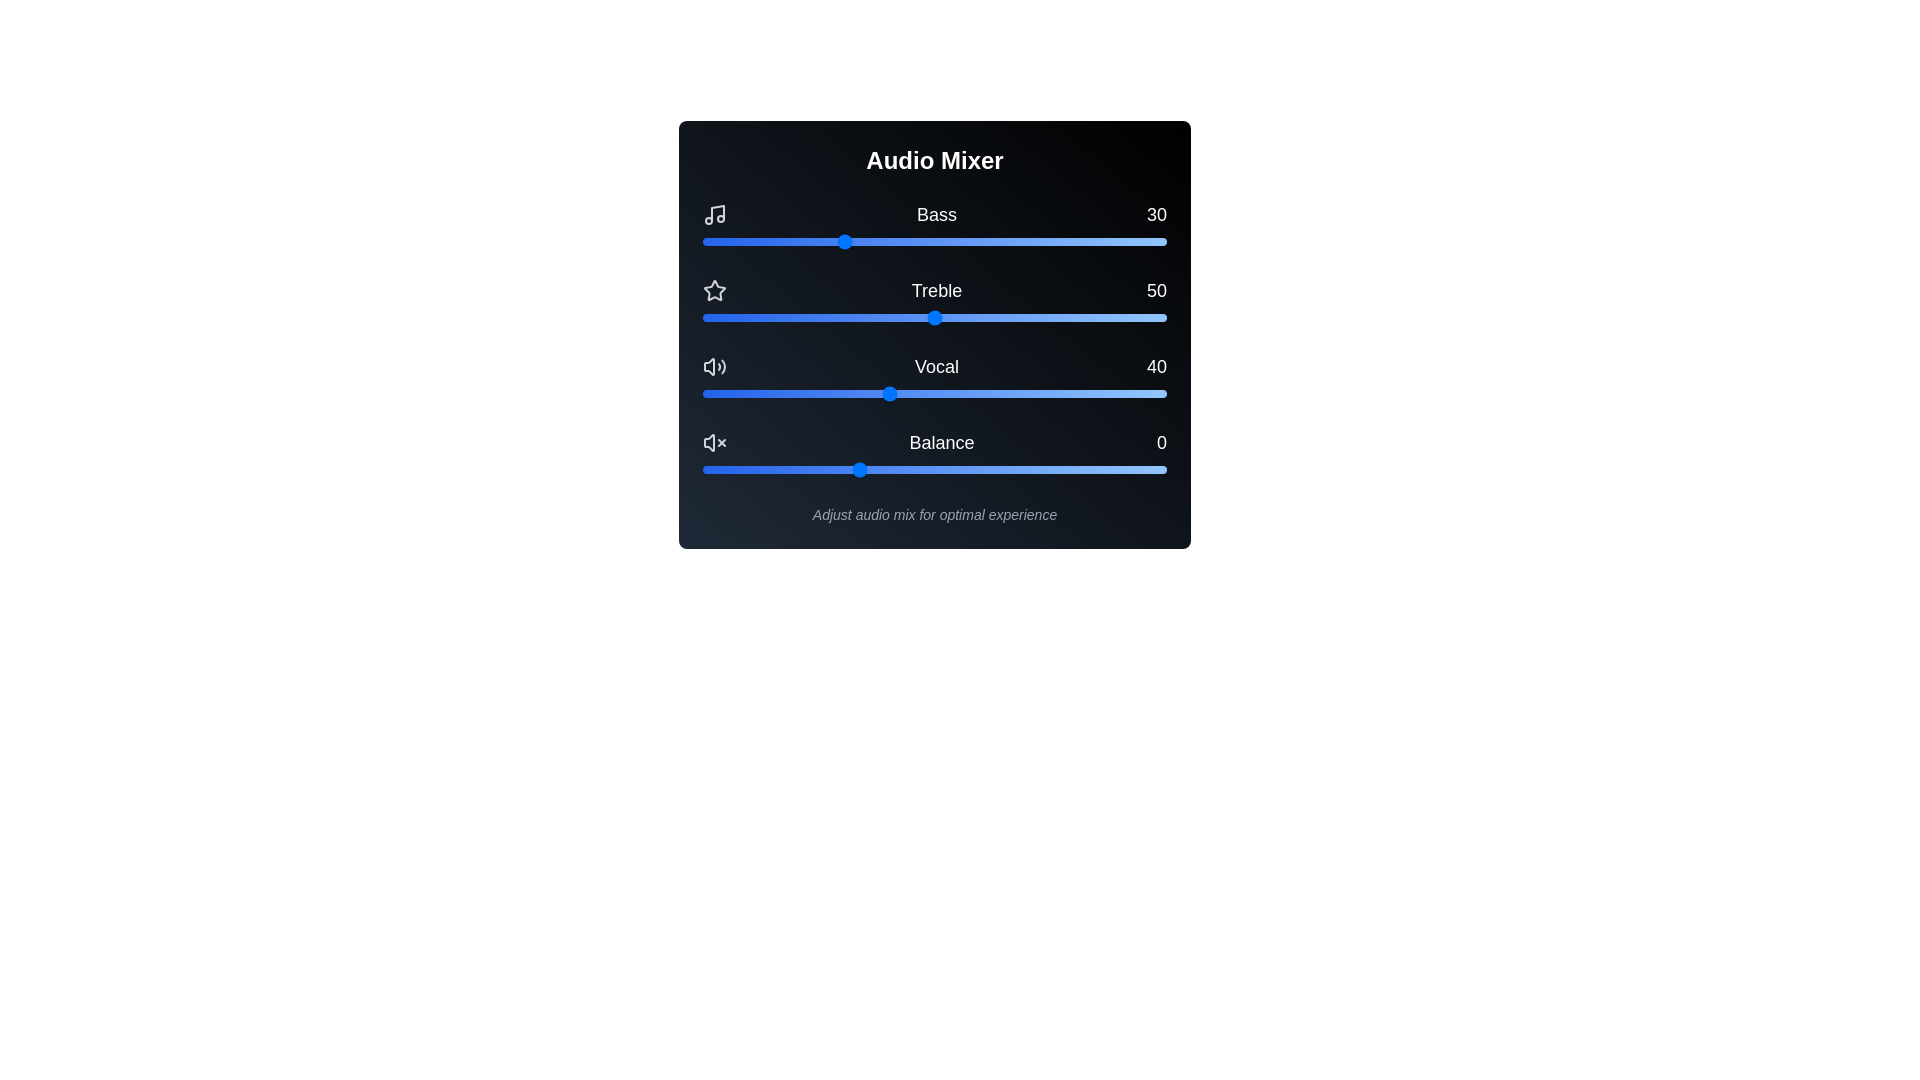 This screenshot has width=1920, height=1080. What do you see at coordinates (1143, 393) in the screenshot?
I see `the Vocal slider to set the vocal level to 95` at bounding box center [1143, 393].